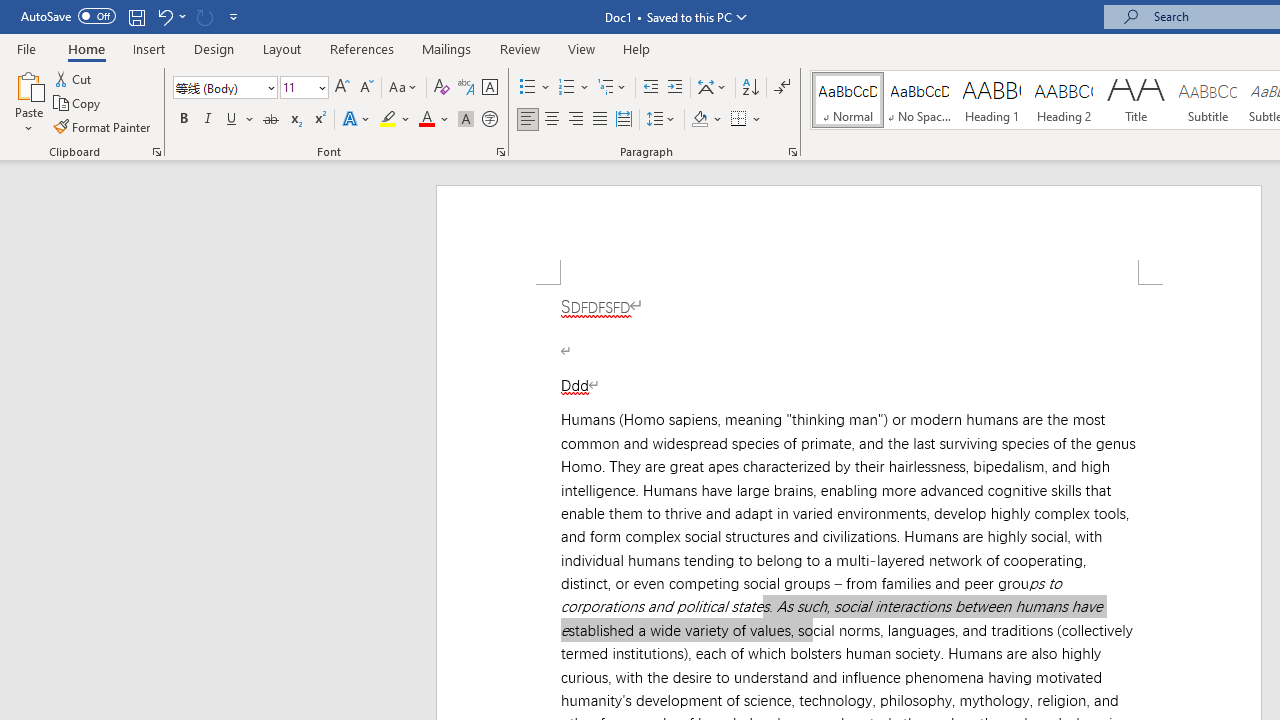 Image resolution: width=1280 pixels, height=720 pixels. Describe the element at coordinates (441, 86) in the screenshot. I see `'Clear Formatting'` at that location.